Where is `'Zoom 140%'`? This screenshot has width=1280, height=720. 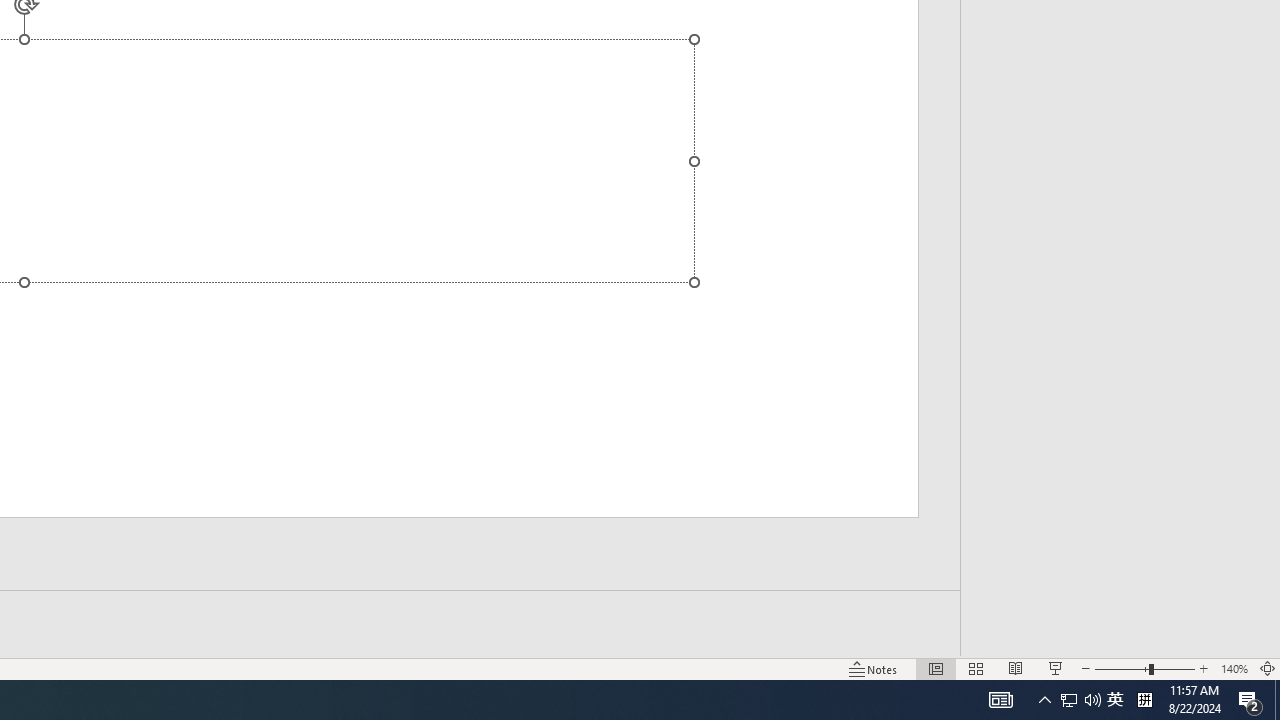 'Zoom 140%' is located at coordinates (1233, 669).